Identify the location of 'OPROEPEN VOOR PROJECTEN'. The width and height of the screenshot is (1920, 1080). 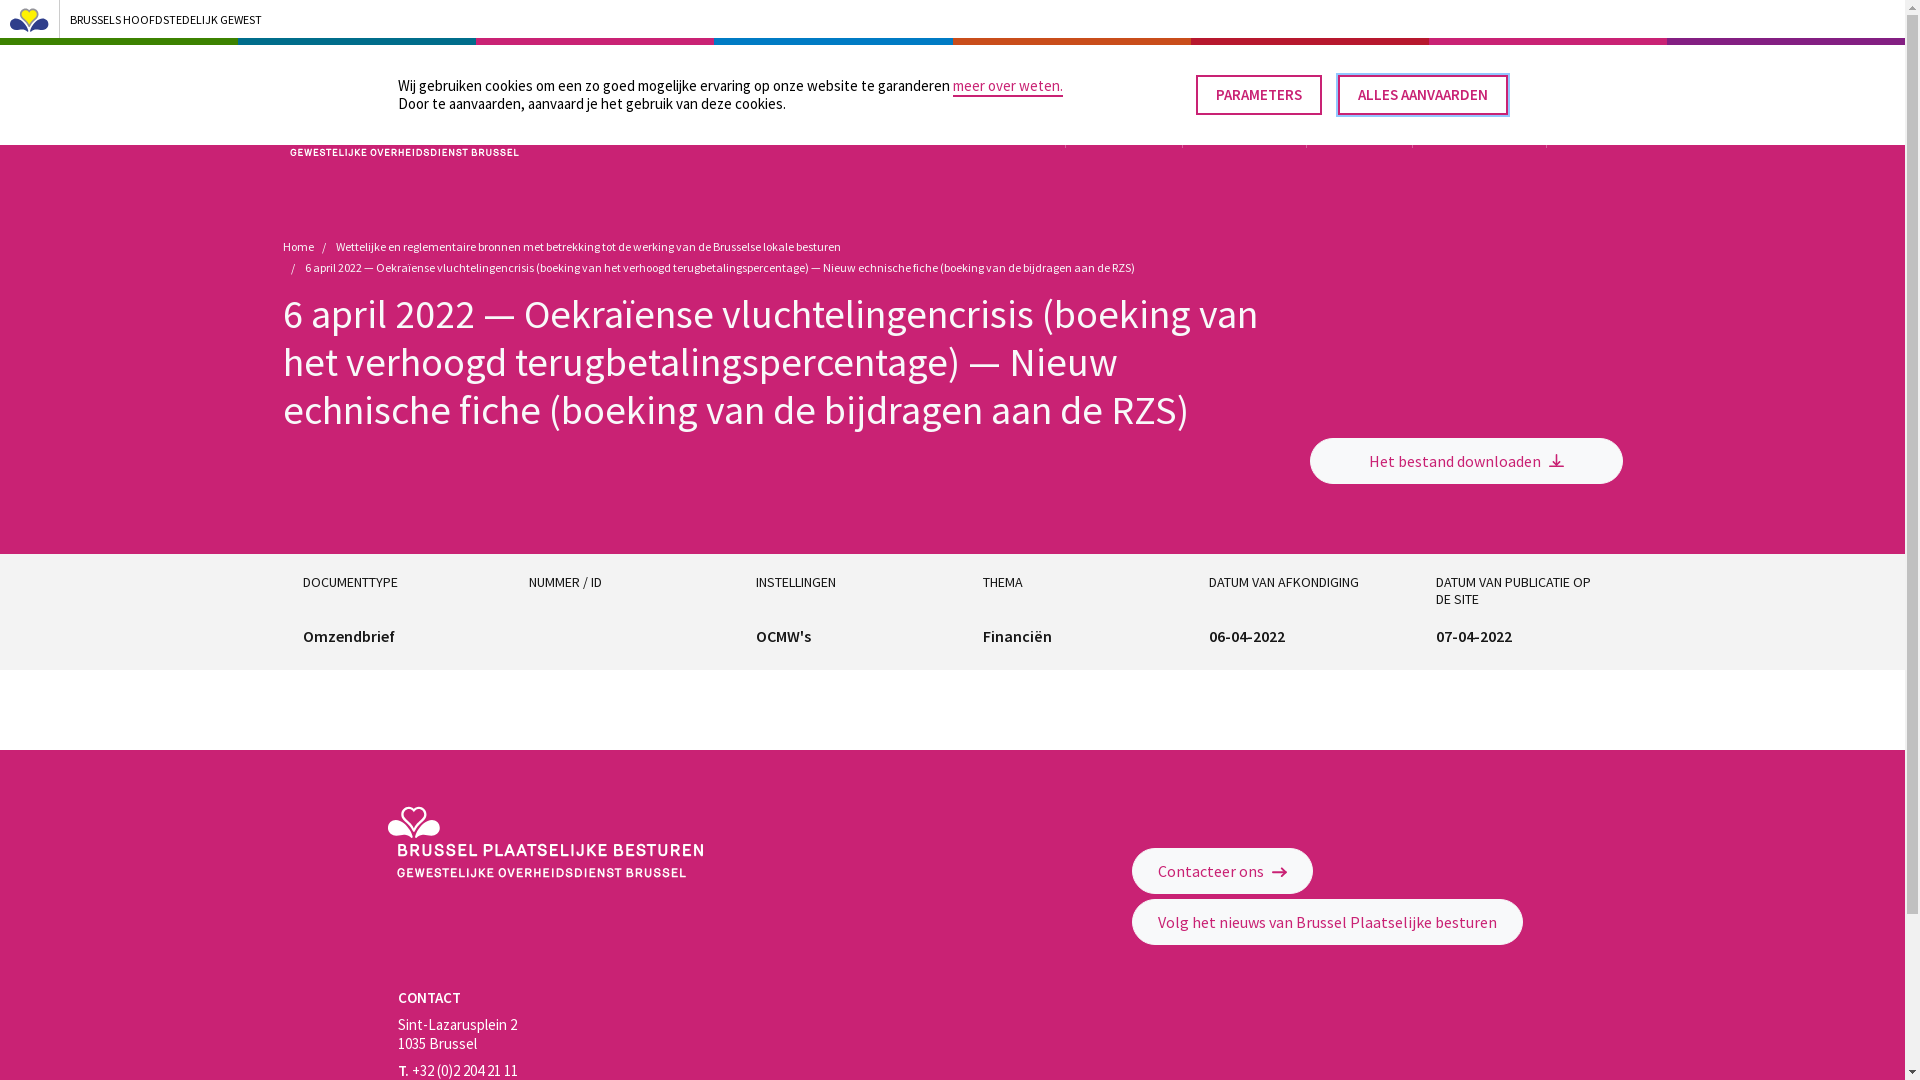
(1198, 73).